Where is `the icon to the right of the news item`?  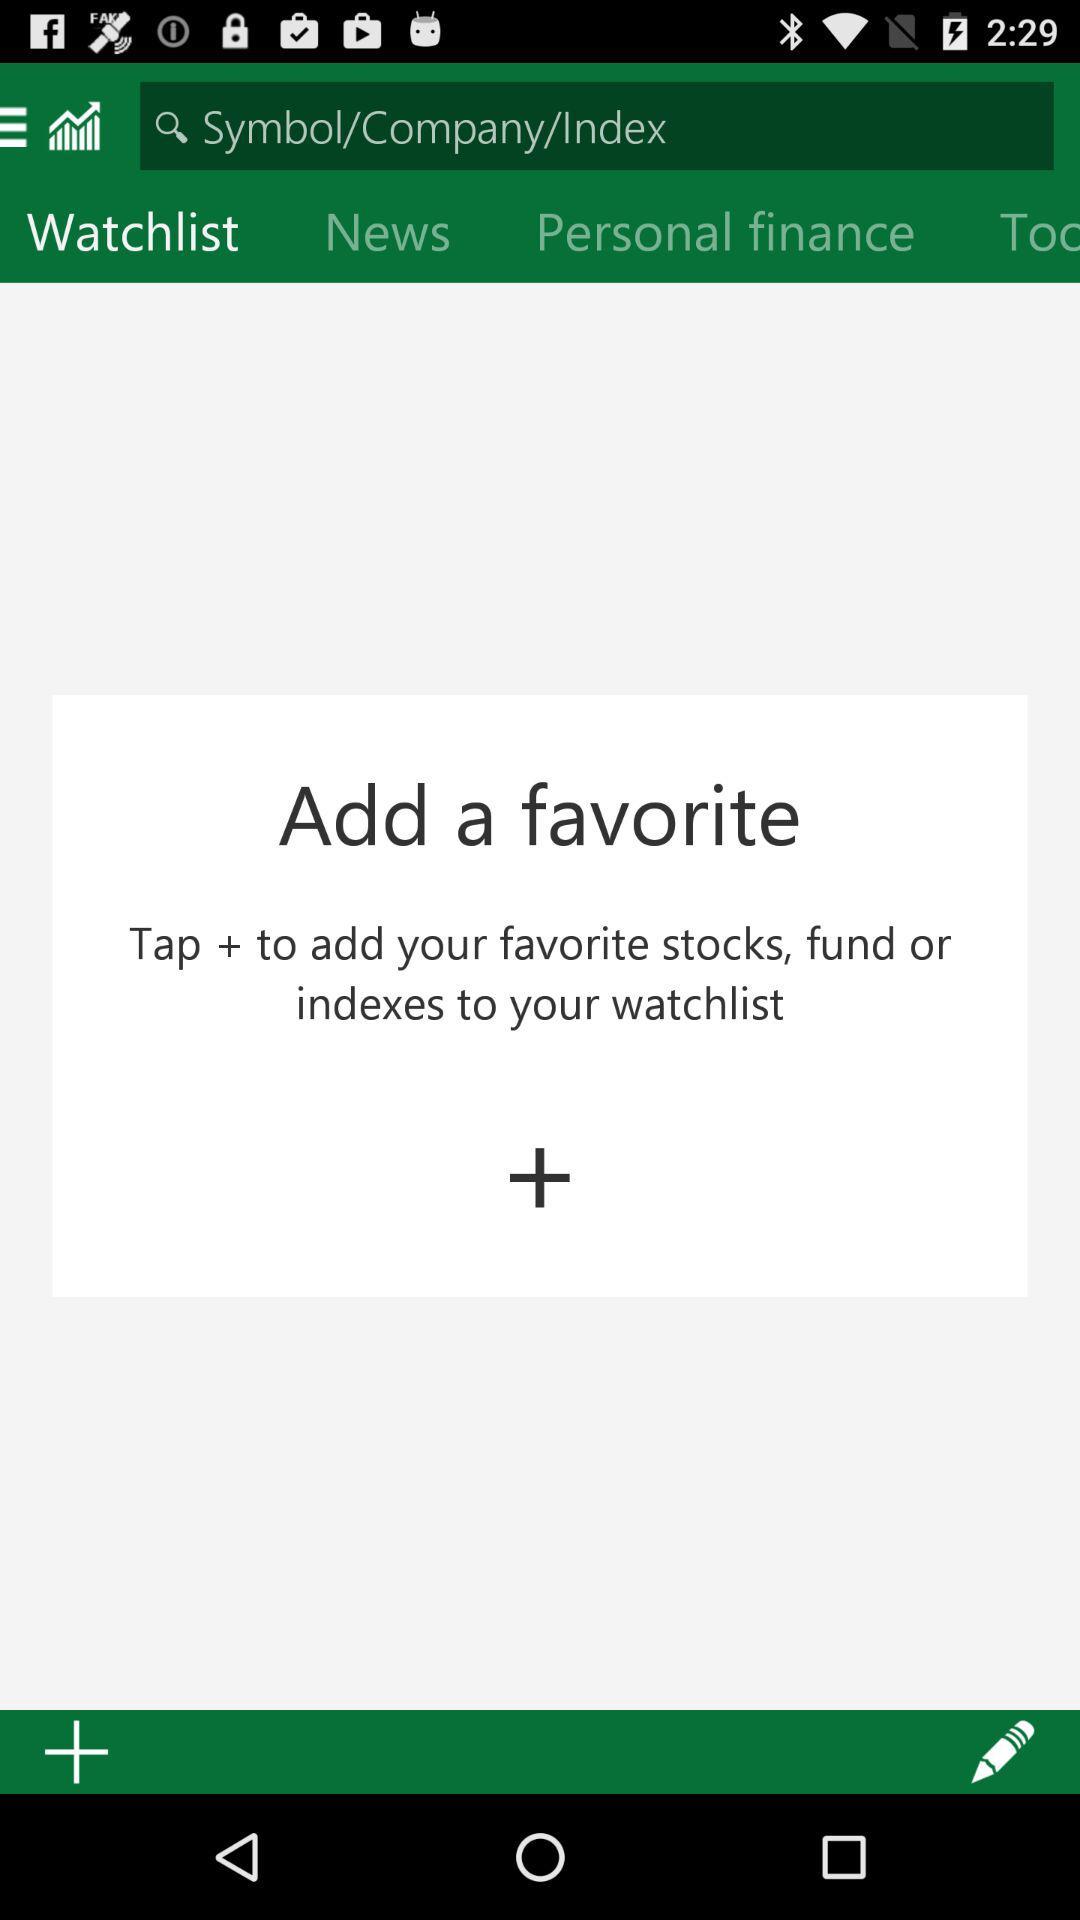 the icon to the right of the news item is located at coordinates (741, 235).